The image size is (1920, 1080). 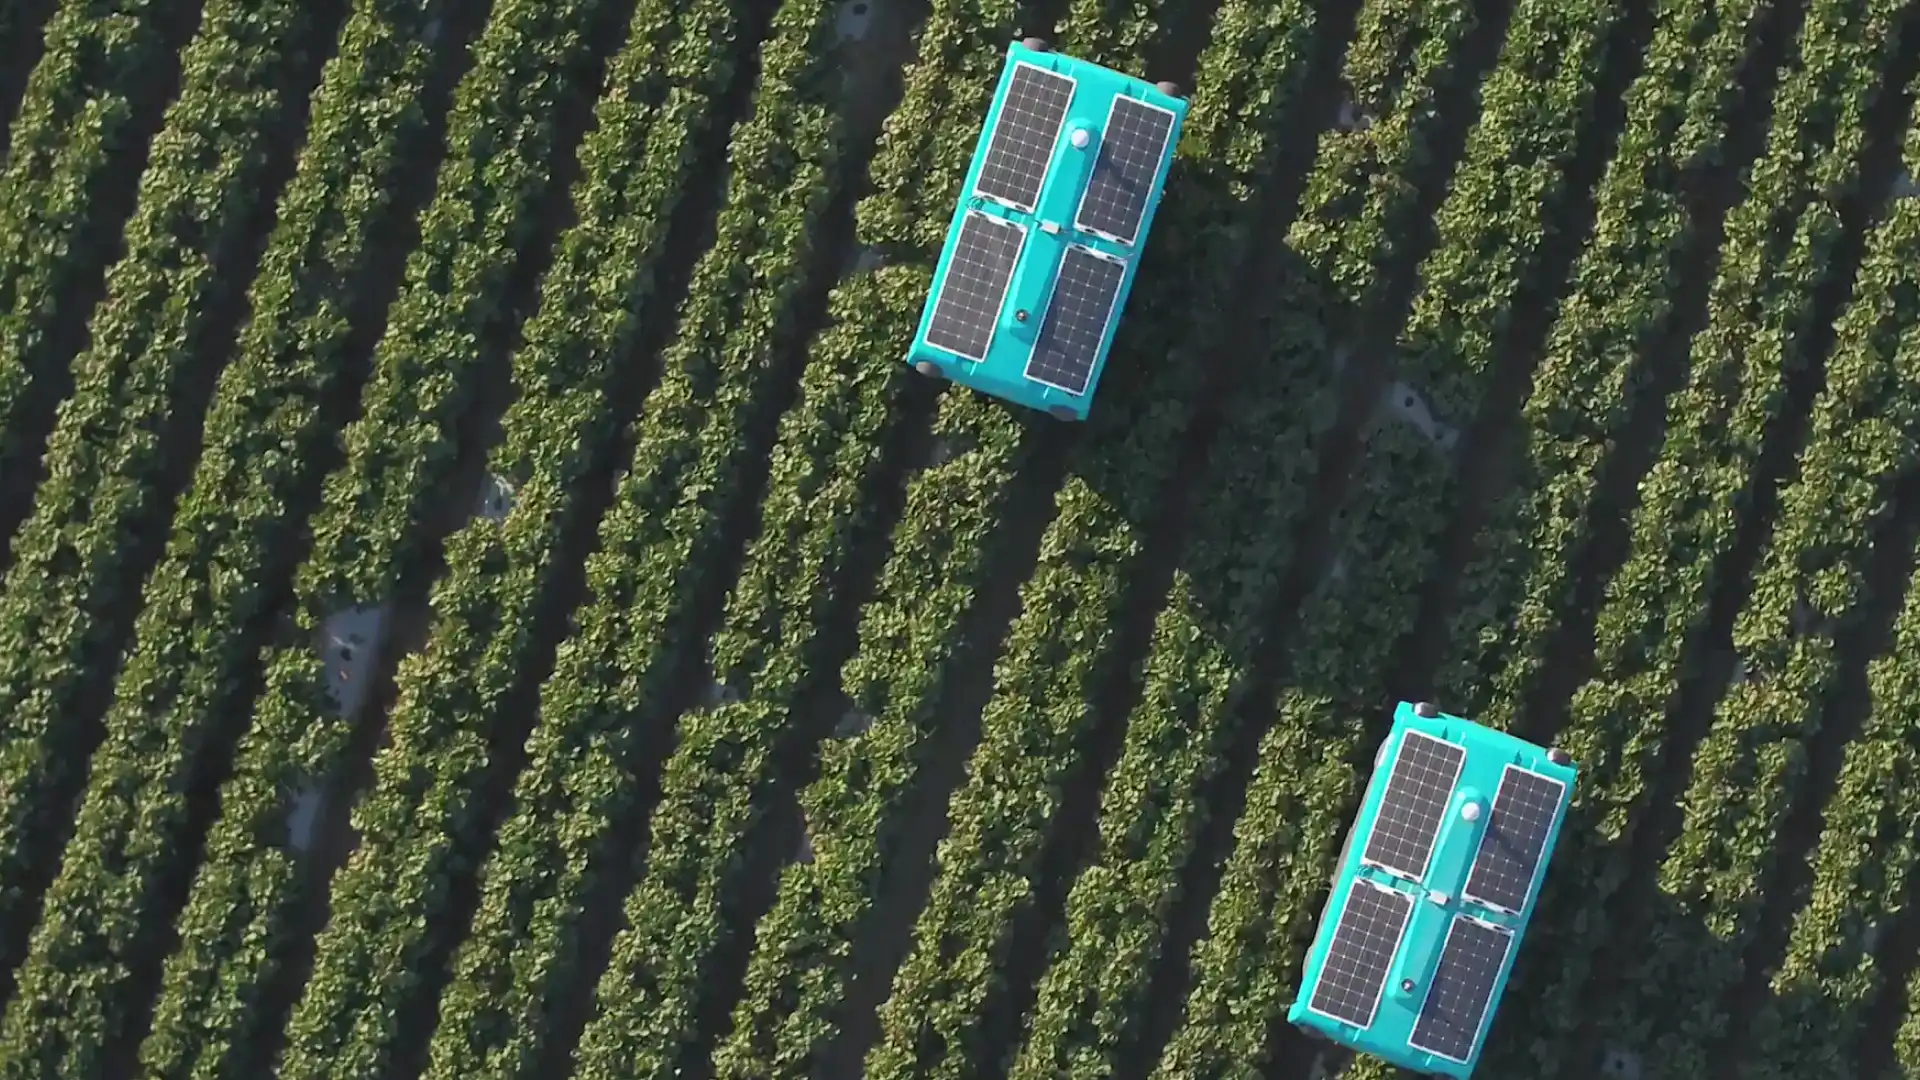 I want to click on Seeing underwater In 2020, X launches Tidal, a new project combining machine learning and an underwater camera system to help understand and protect our oceans ecosystems. They start with a small corner of the problem: partnering with fish farmers to help them run and grow their operations more sustainably., so click(x=1013, y=259).